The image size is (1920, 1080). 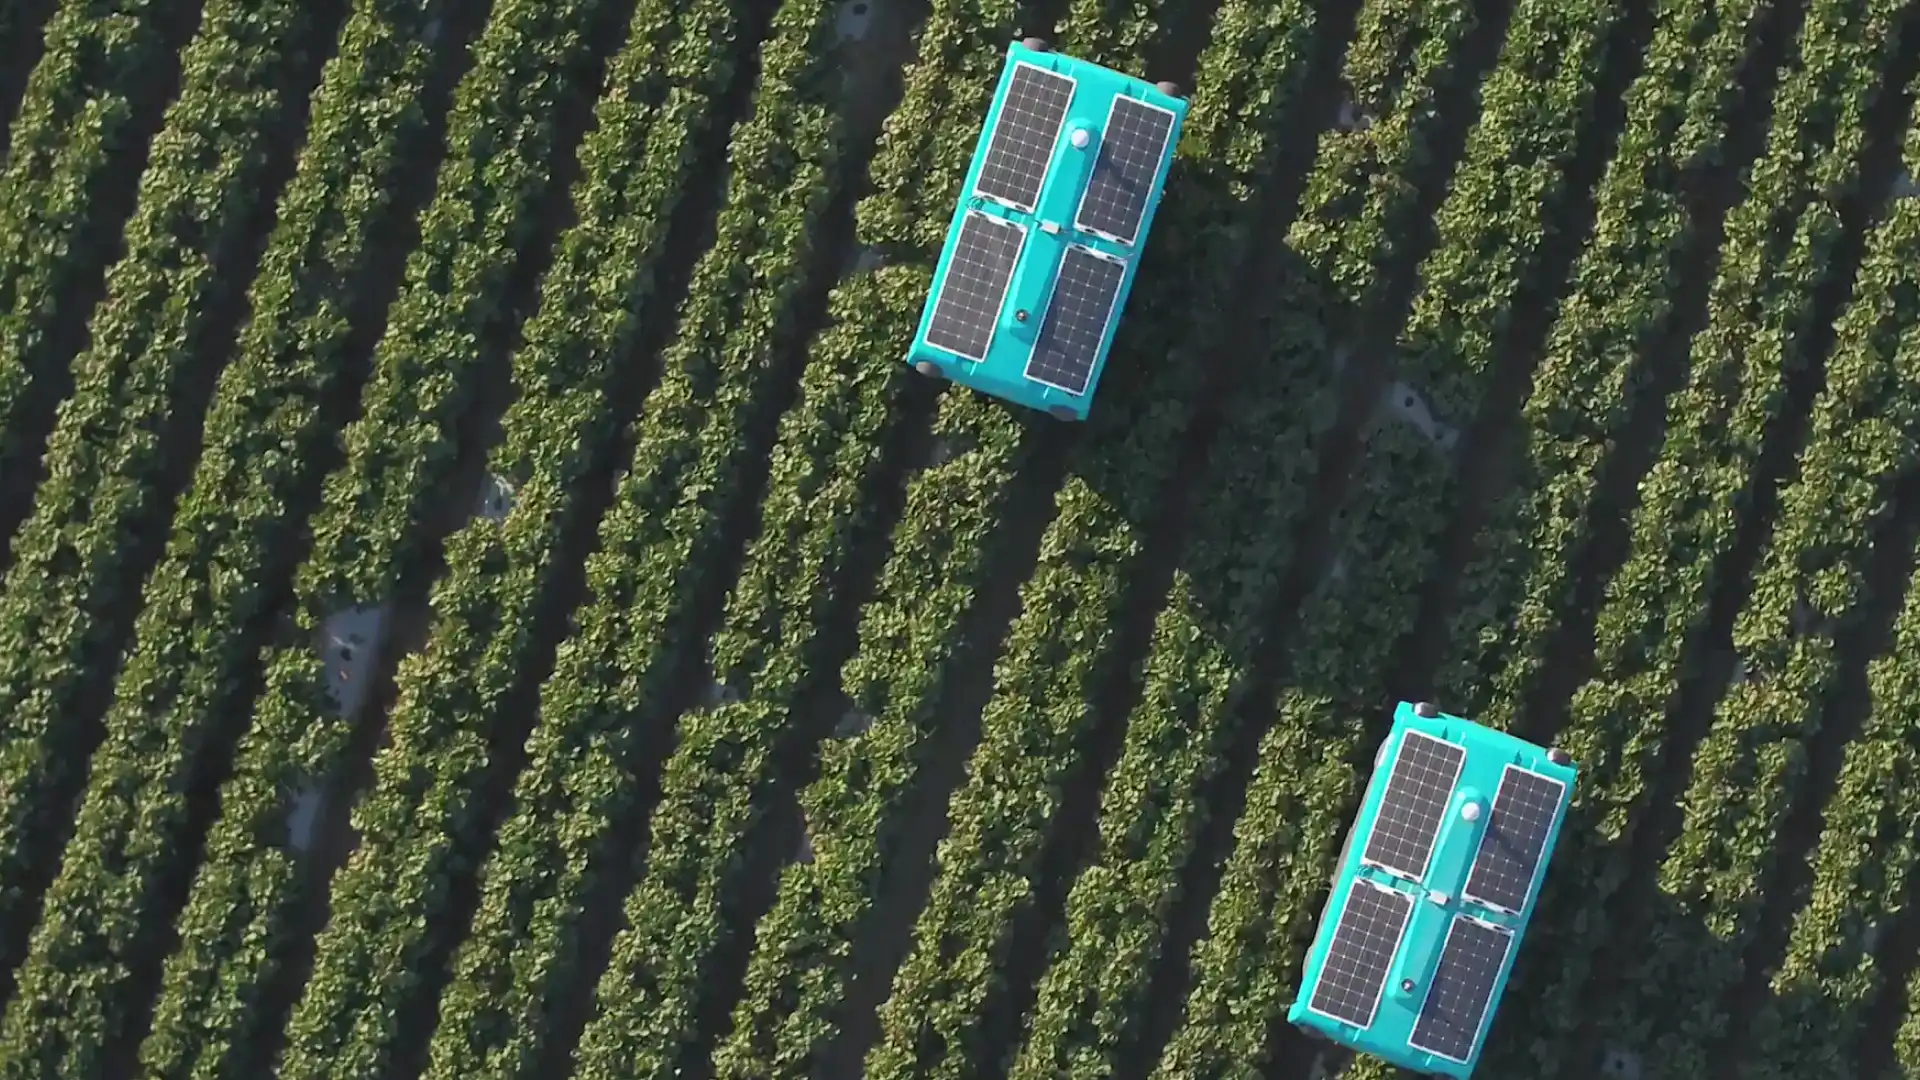 I want to click on Seeing underwater In 2020, X launches Tidal, a new project combining machine learning and an underwater camera system to help understand and protect our oceans ecosystems. They start with a small corner of the problem: partnering with fish farmers to help them run and grow their operations more sustainably., so click(x=1013, y=259).